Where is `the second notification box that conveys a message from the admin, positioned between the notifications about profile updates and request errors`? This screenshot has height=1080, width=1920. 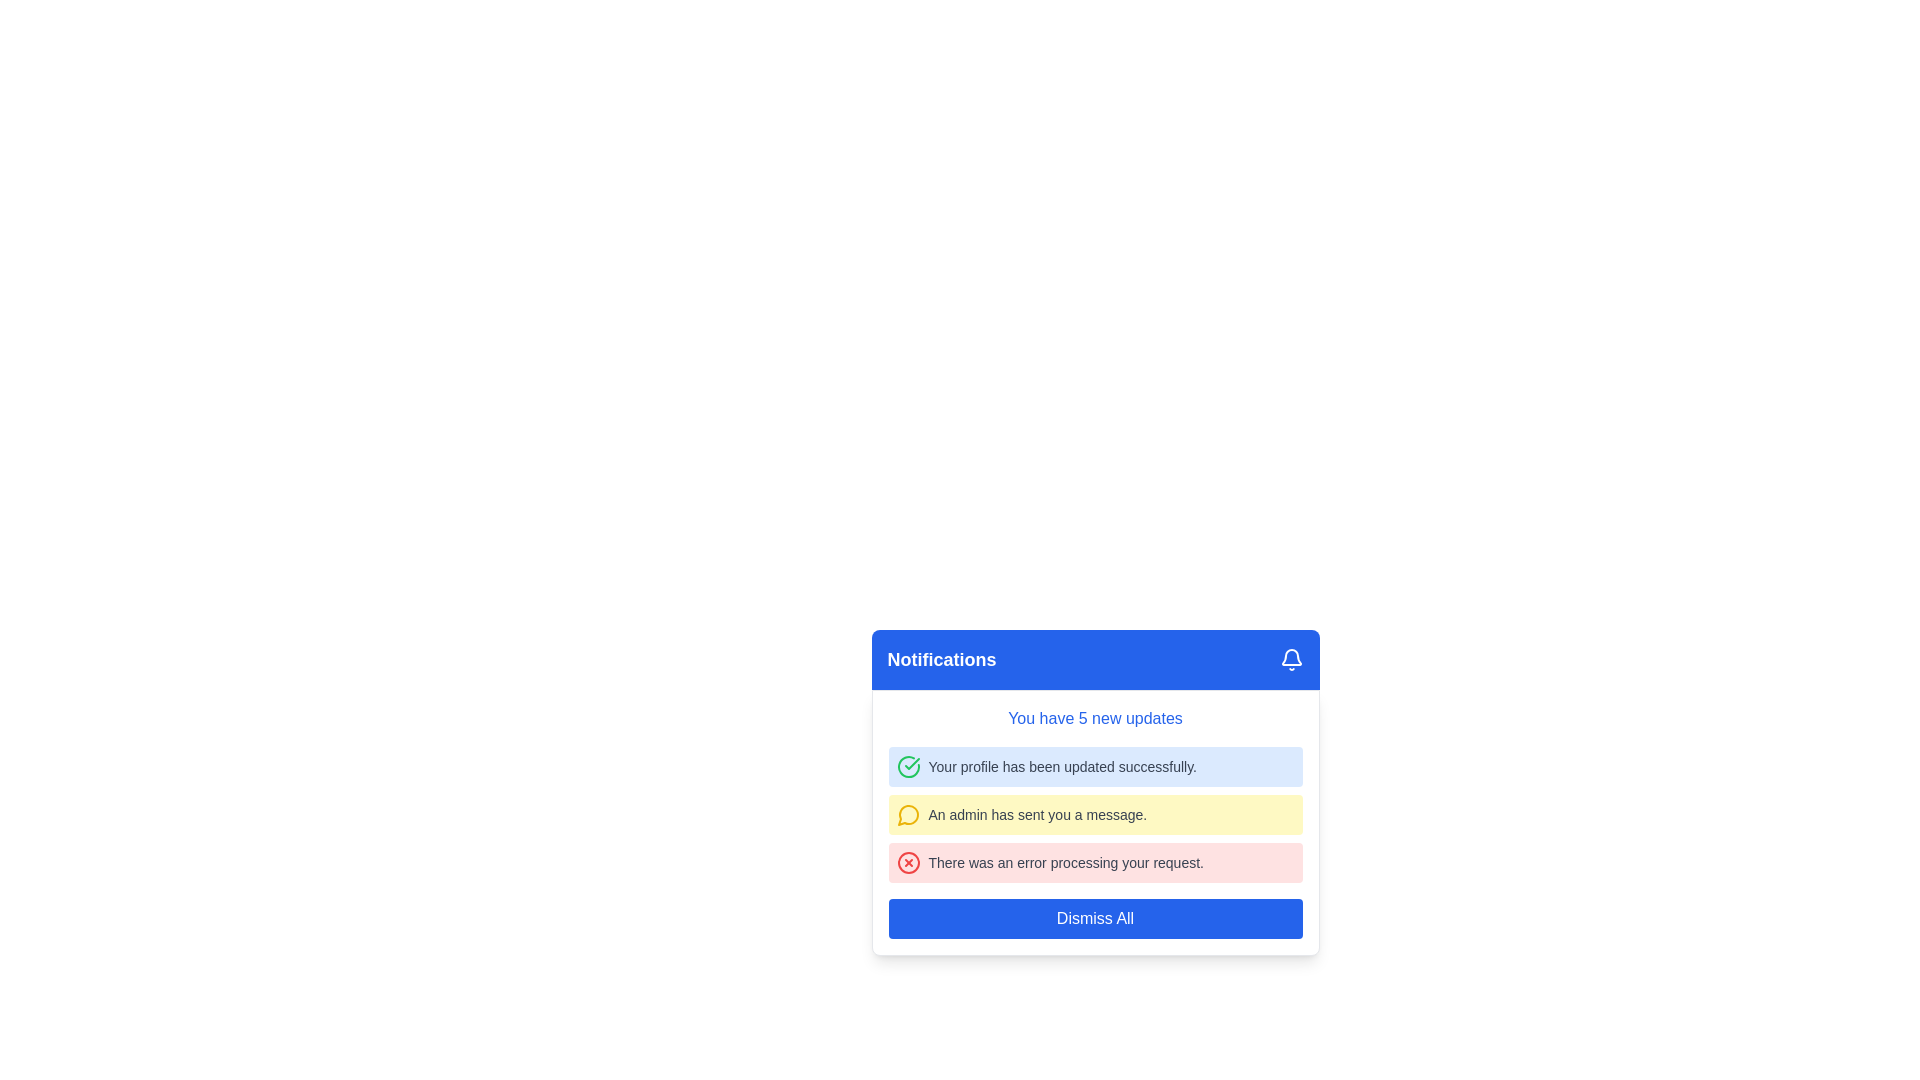
the second notification box that conveys a message from the admin, positioned between the notifications about profile updates and request errors is located at coordinates (1094, 814).